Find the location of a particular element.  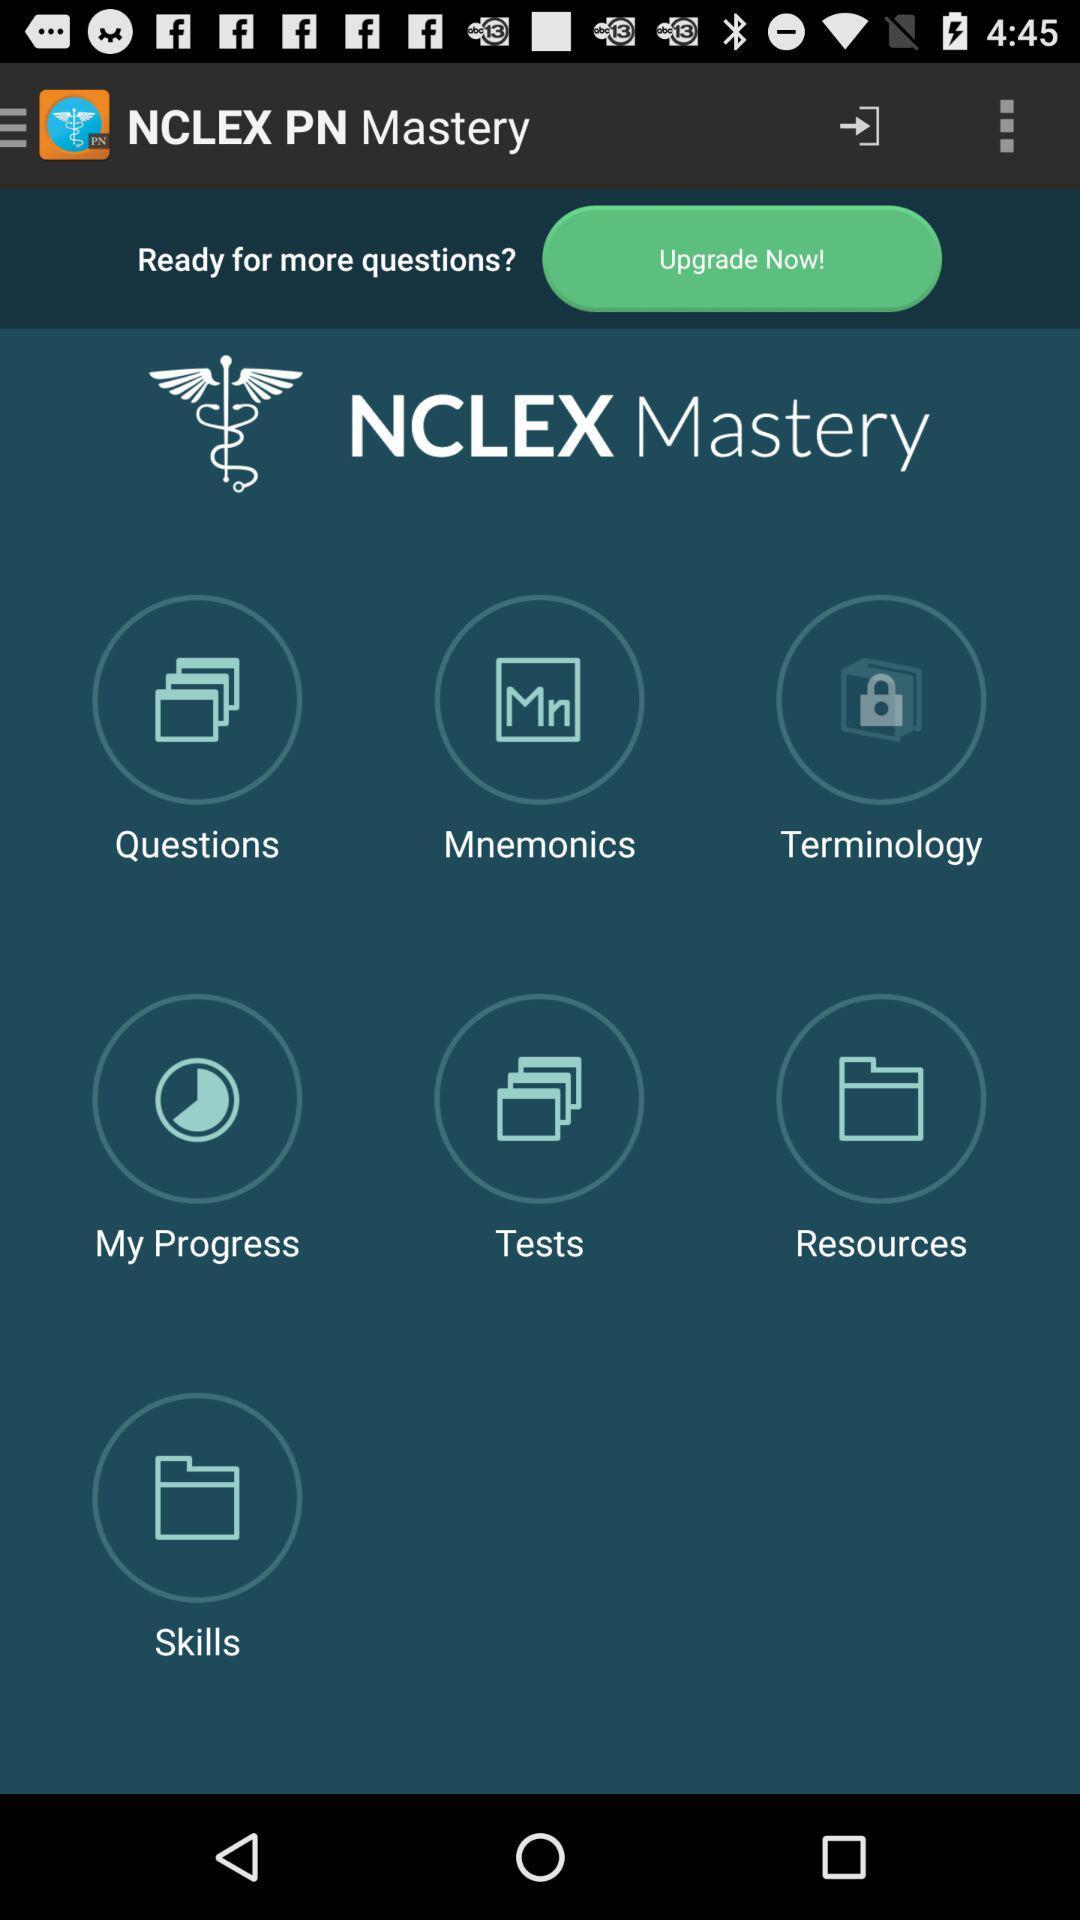

upgrade now is located at coordinates (742, 257).